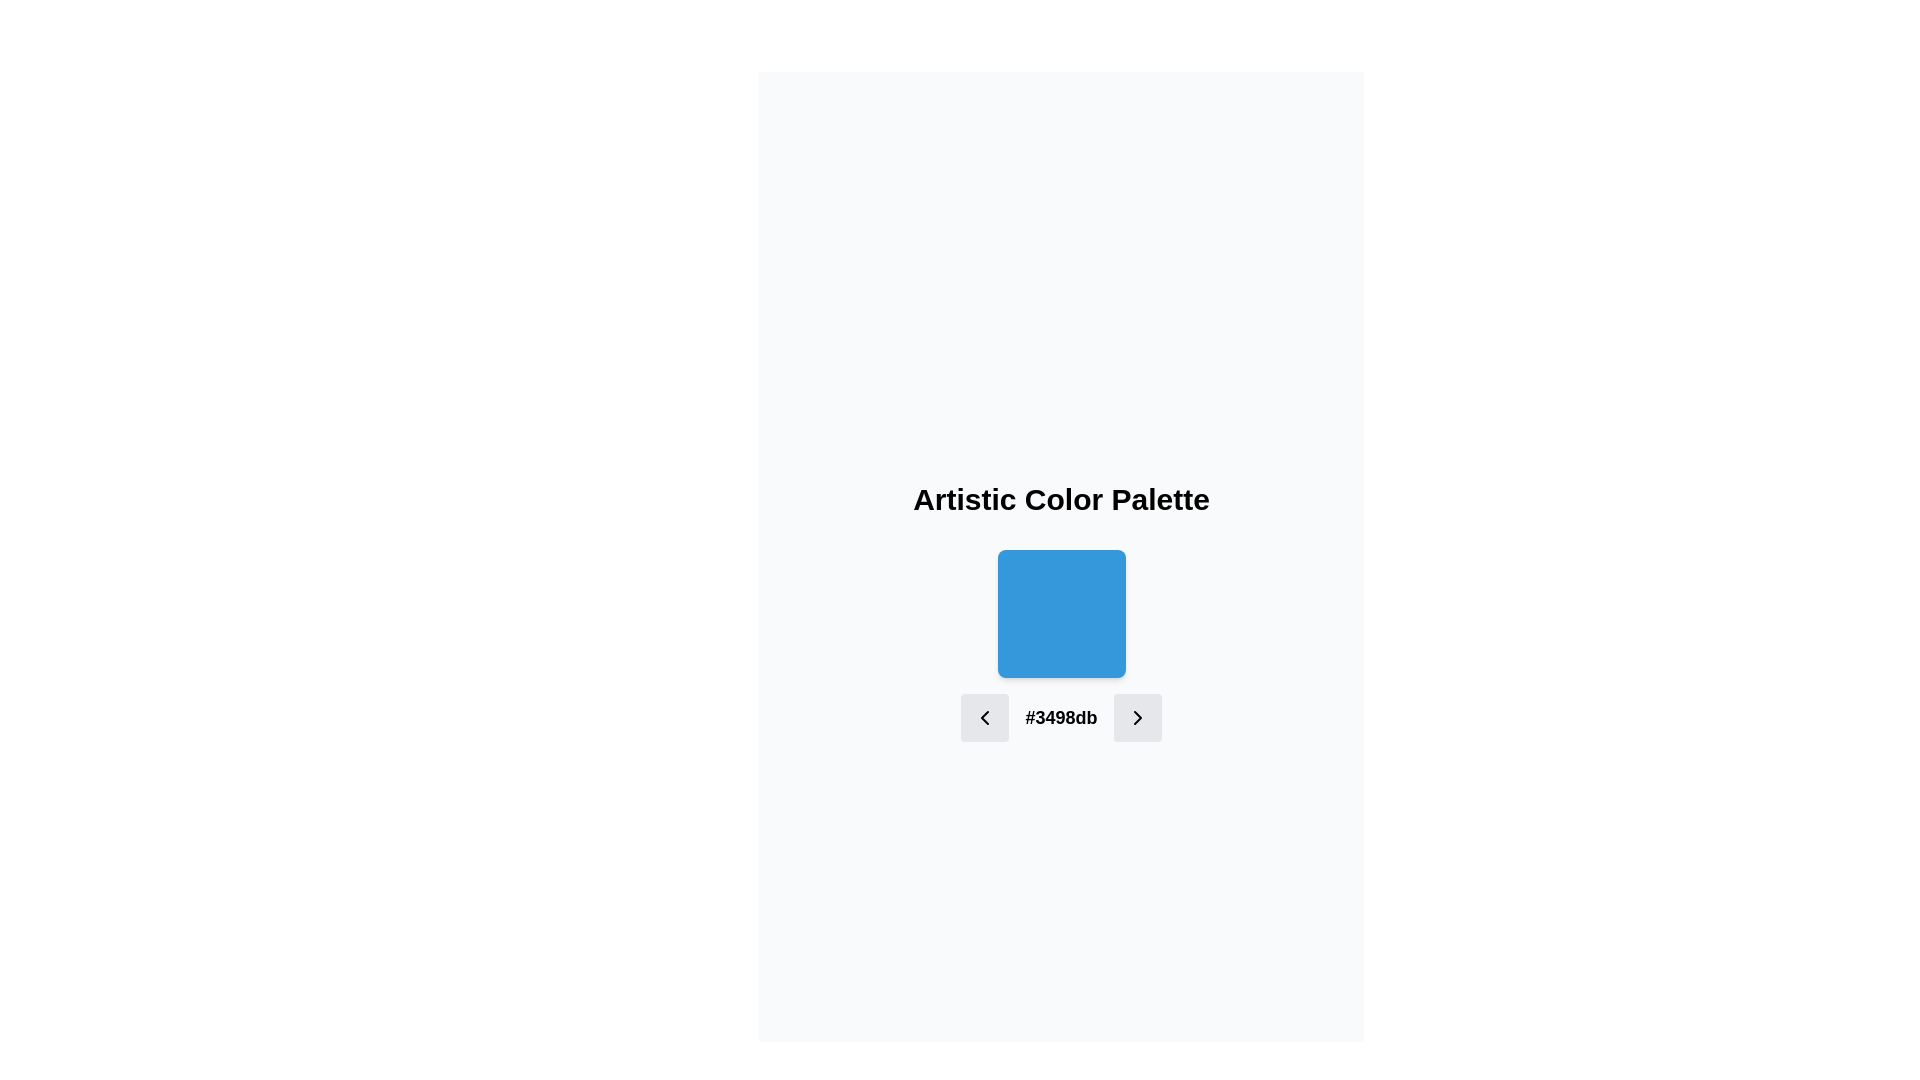 The width and height of the screenshot is (1920, 1080). Describe the element at coordinates (1060, 716) in the screenshot. I see `the Text Display element styled as a bold black font '#3498db' located centrally below the blue square display and above arrow buttons` at that location.